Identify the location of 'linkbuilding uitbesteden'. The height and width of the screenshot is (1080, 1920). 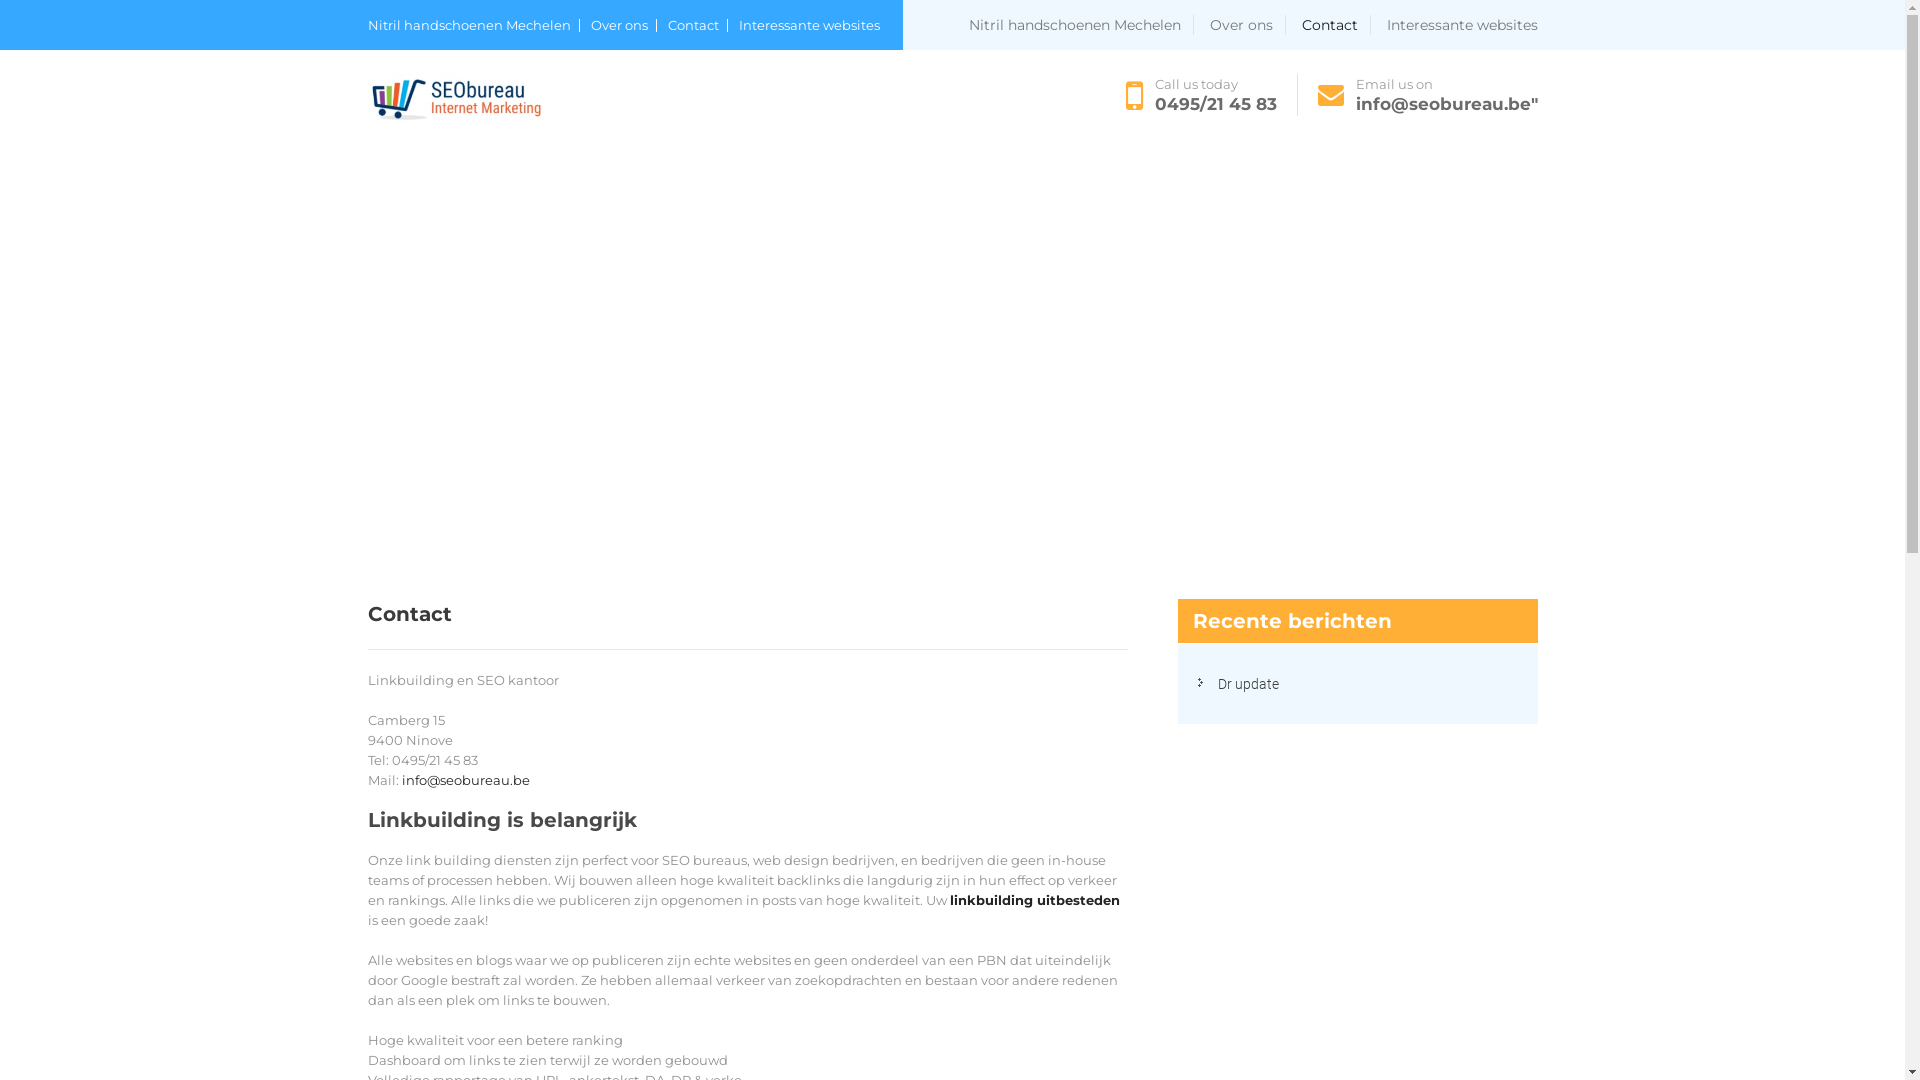
(1035, 898).